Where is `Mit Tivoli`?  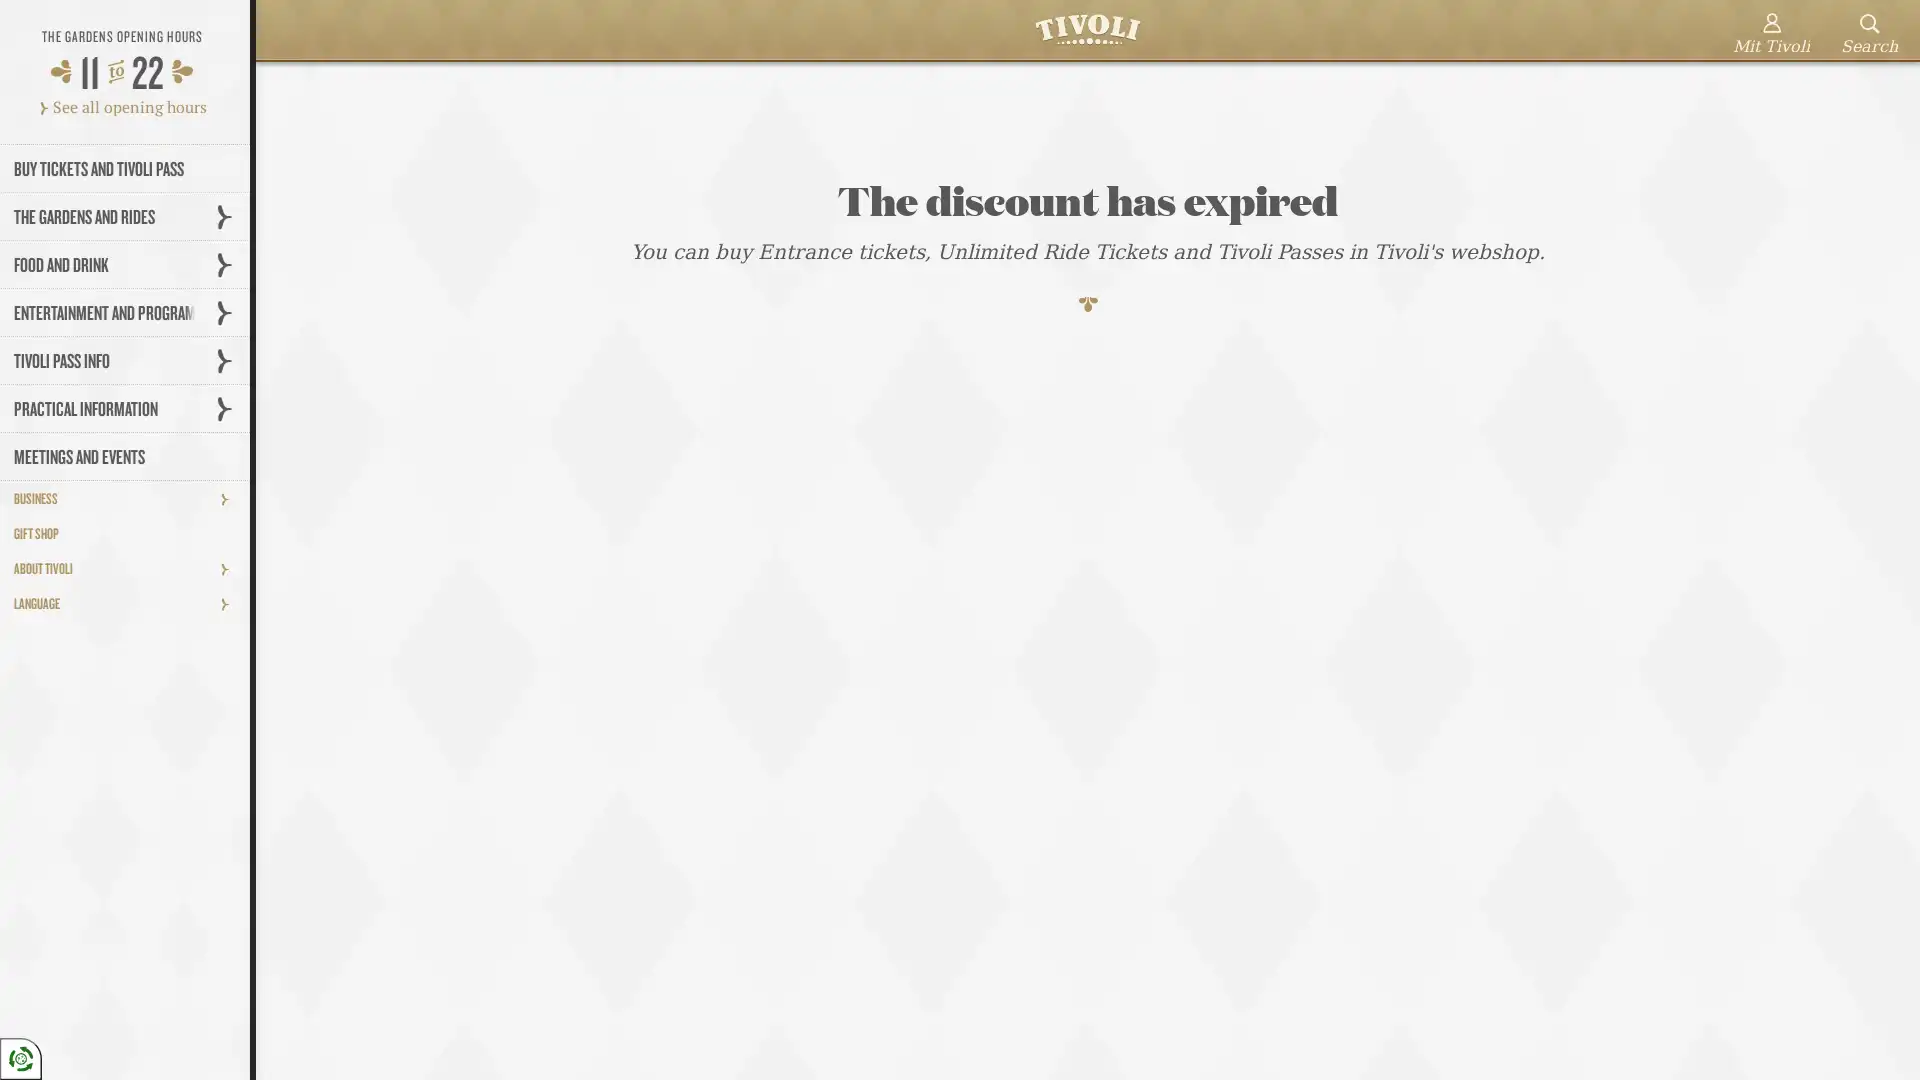 Mit Tivoli is located at coordinates (1771, 35).